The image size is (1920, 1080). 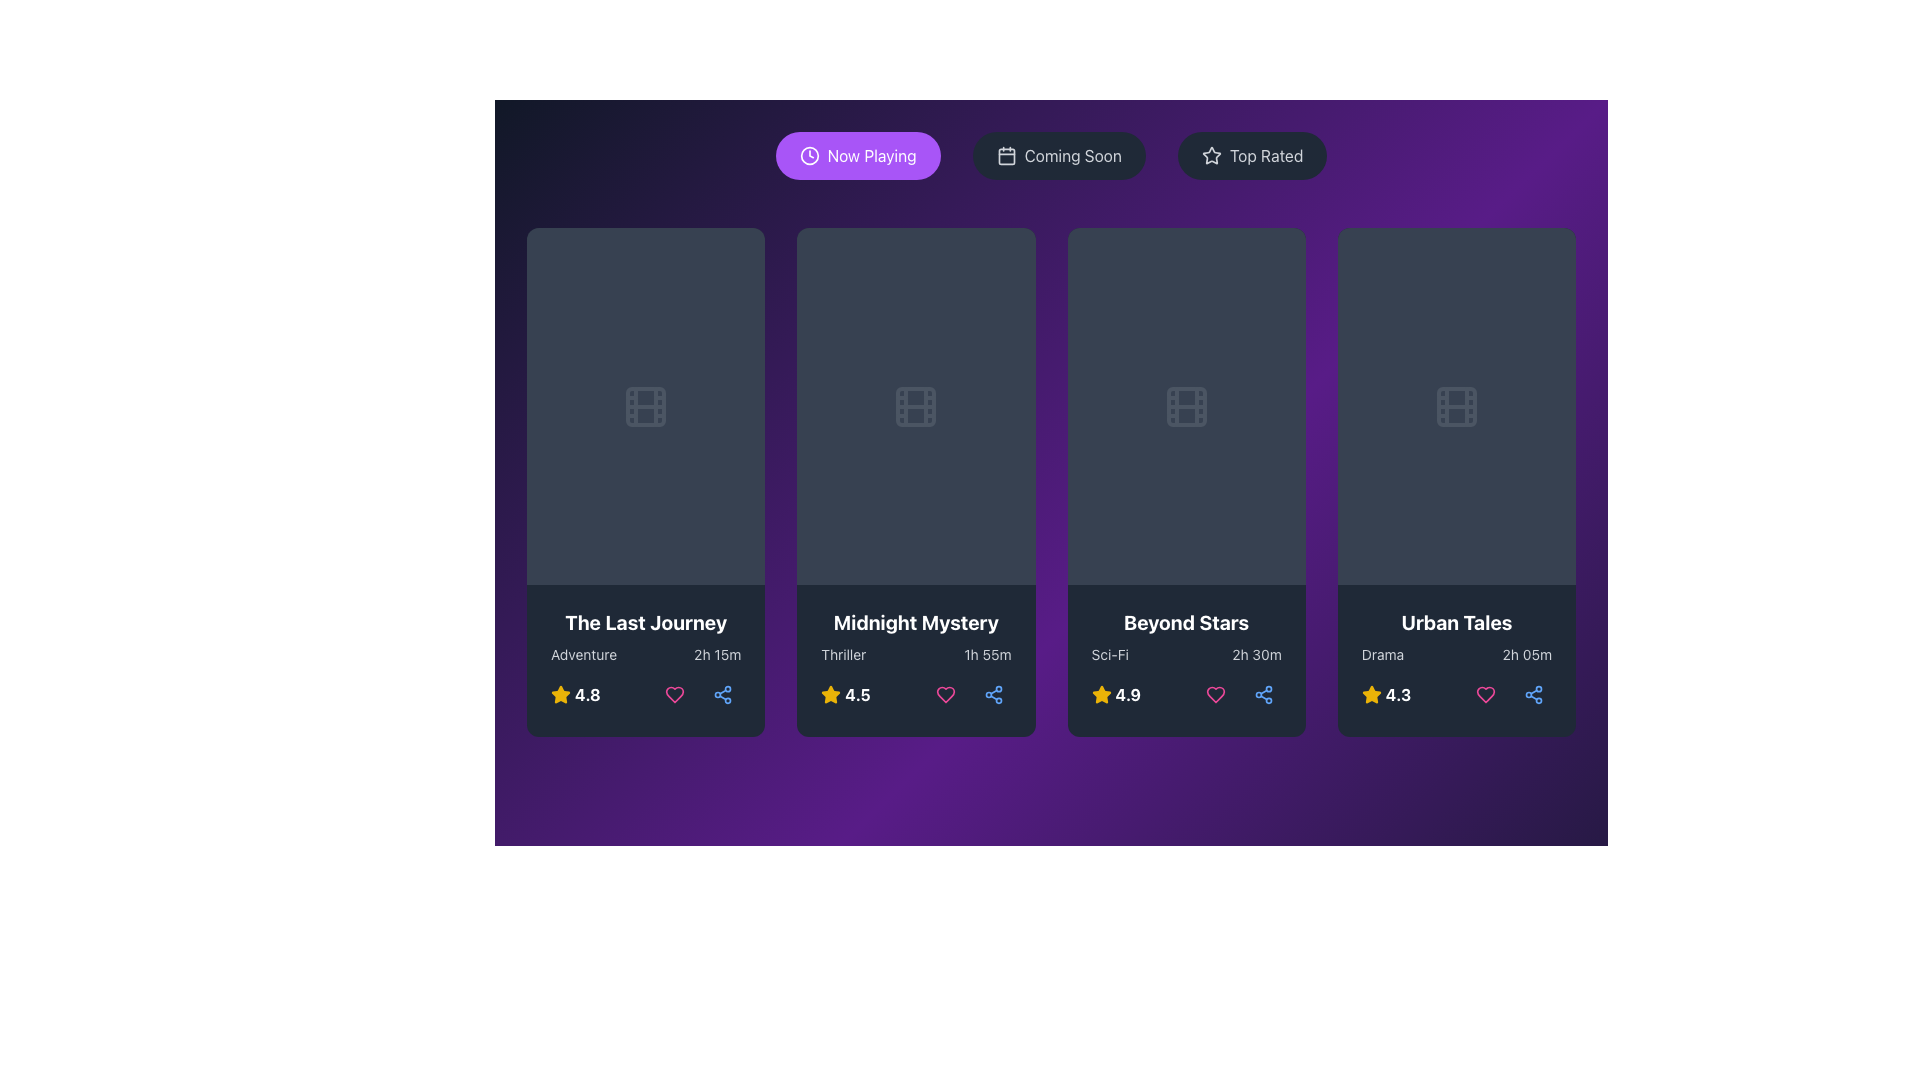 I want to click on the Rating indicator displayed as a yellow star icon followed by the text '4.8' in white, bold font, located beneath the title 'The Last Journey' on the first card, so click(x=574, y=694).